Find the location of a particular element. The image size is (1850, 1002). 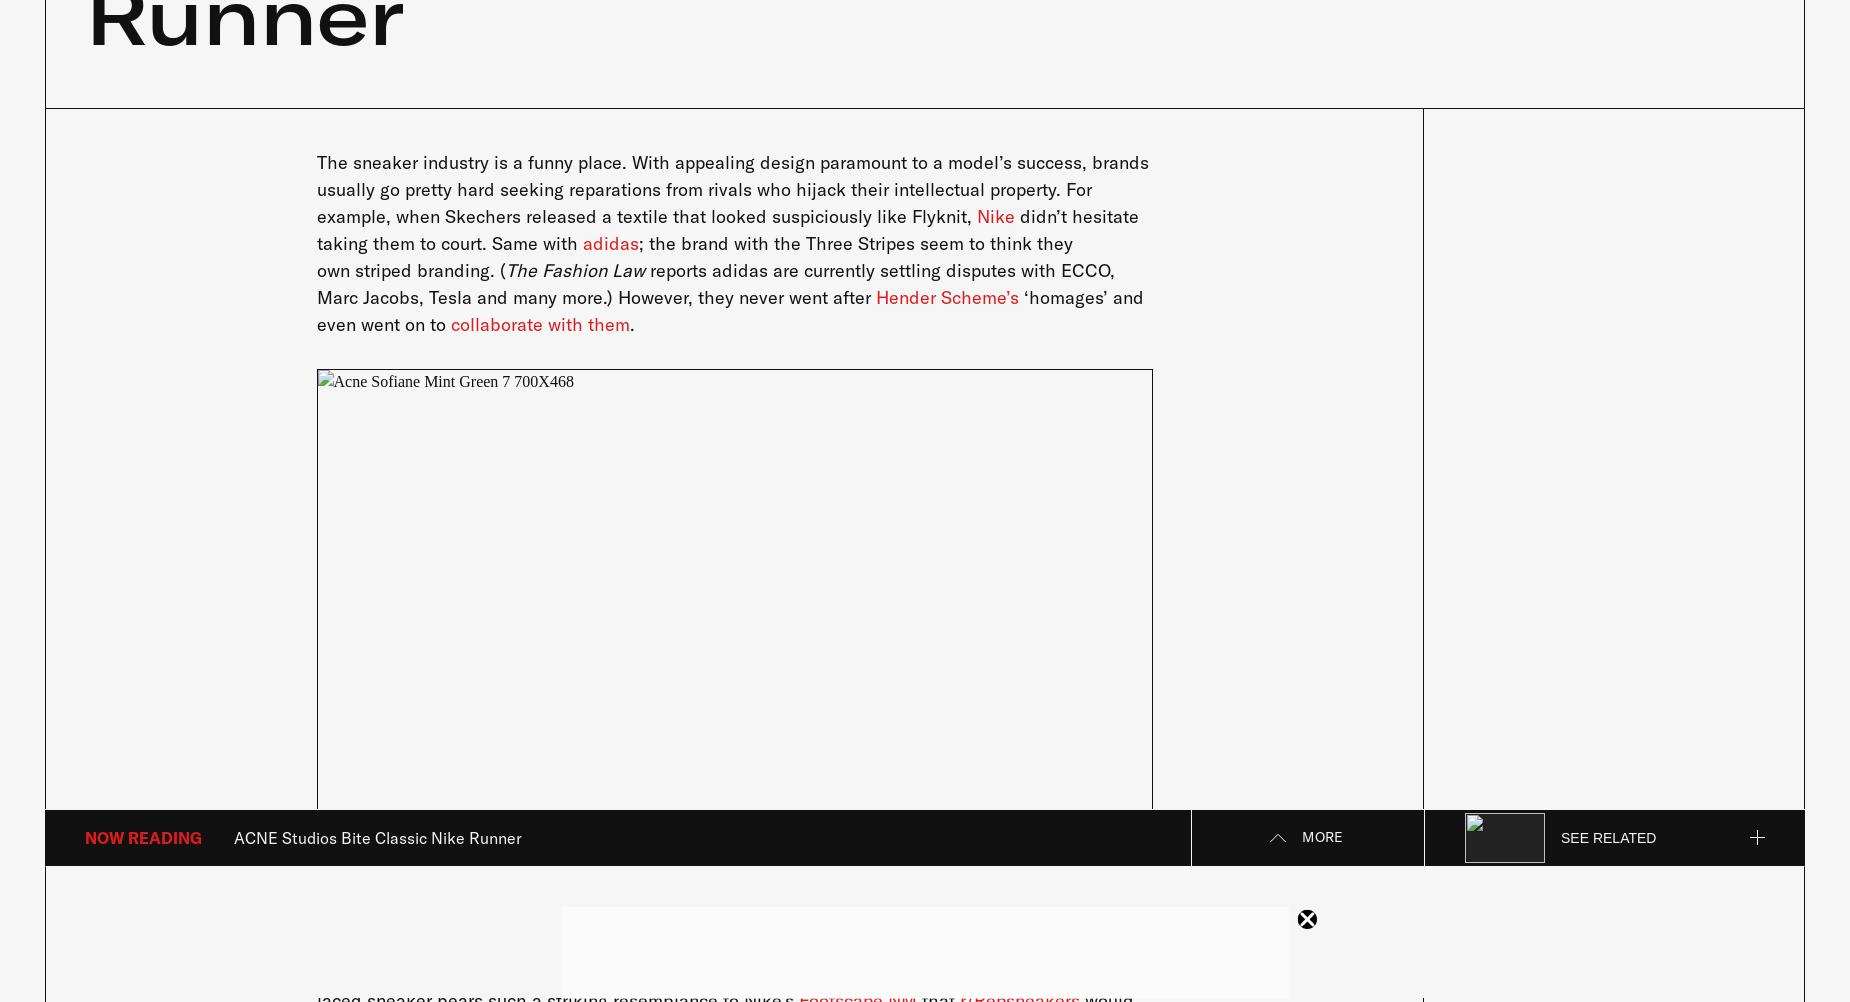

'didn’t hesitate taking them to court. Same with' is located at coordinates (727, 228).